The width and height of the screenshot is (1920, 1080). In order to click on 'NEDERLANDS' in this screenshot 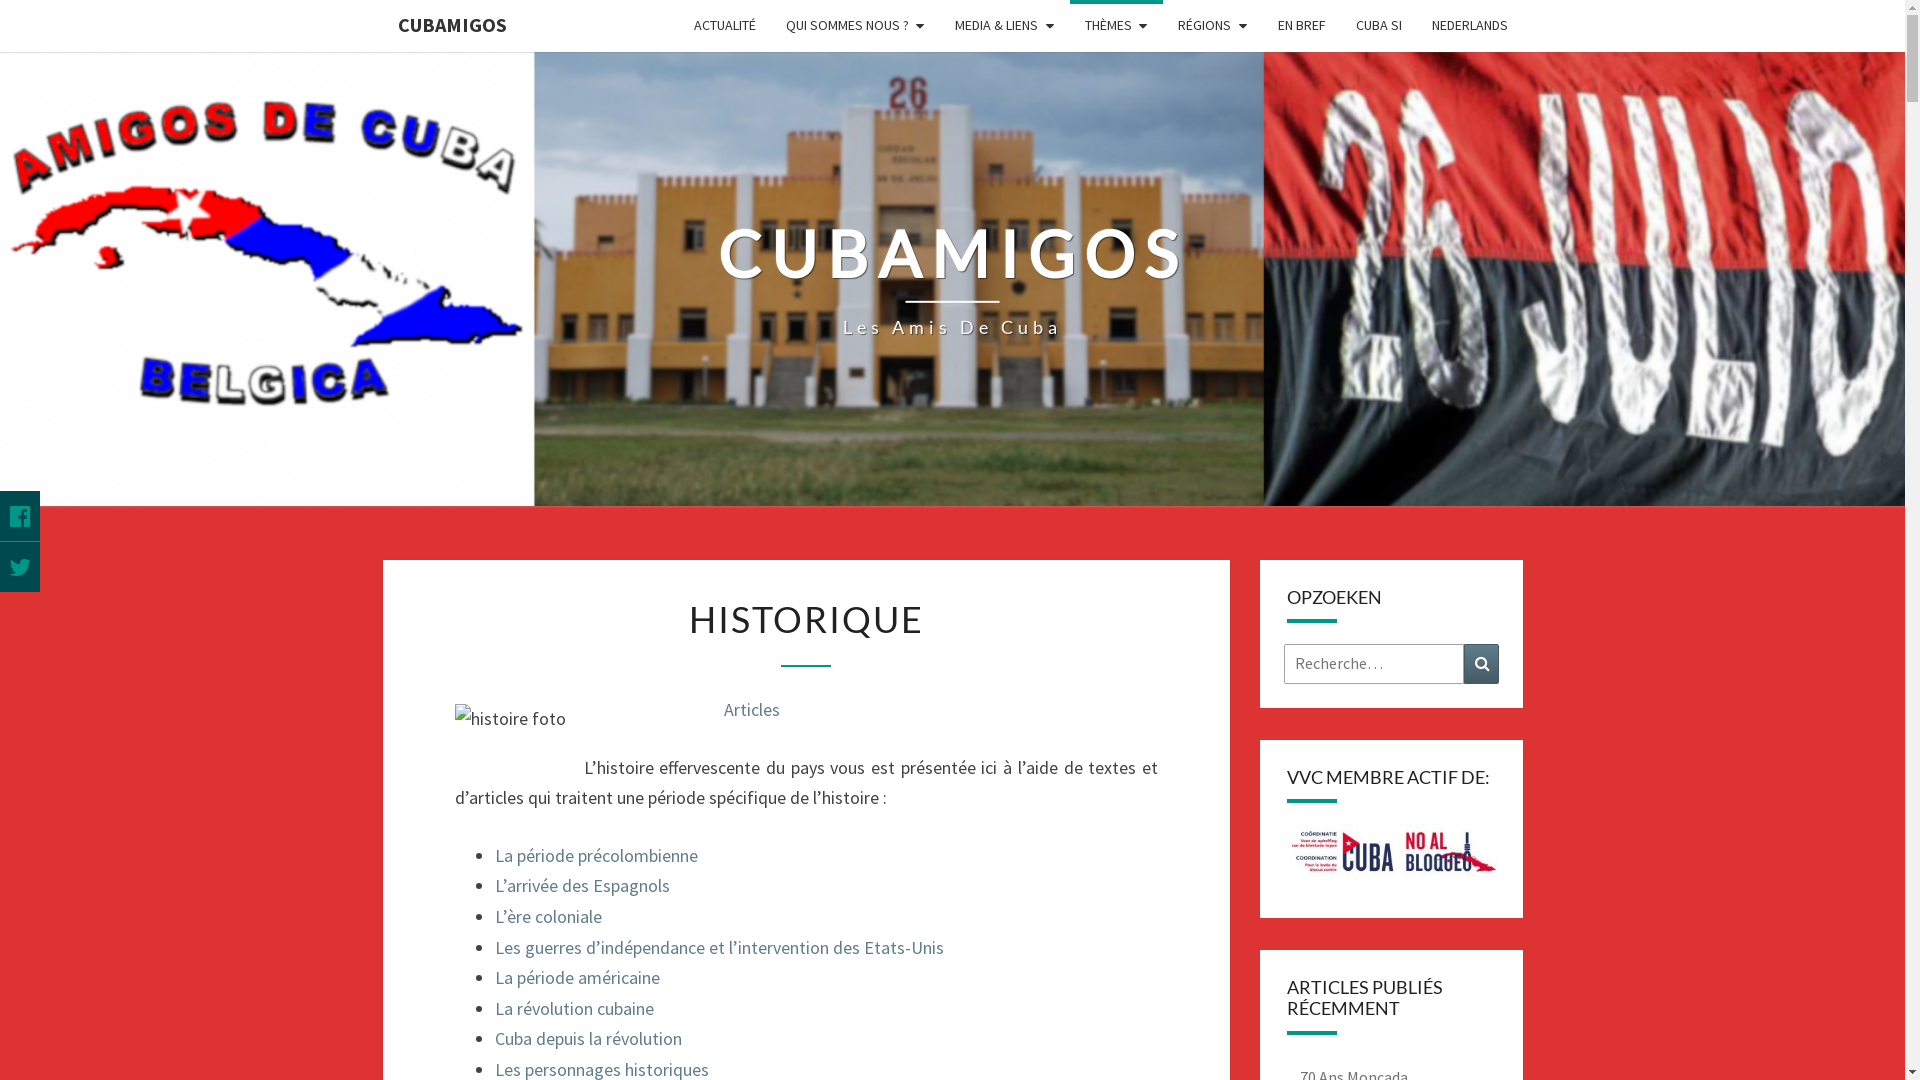, I will do `click(1468, 26)`.